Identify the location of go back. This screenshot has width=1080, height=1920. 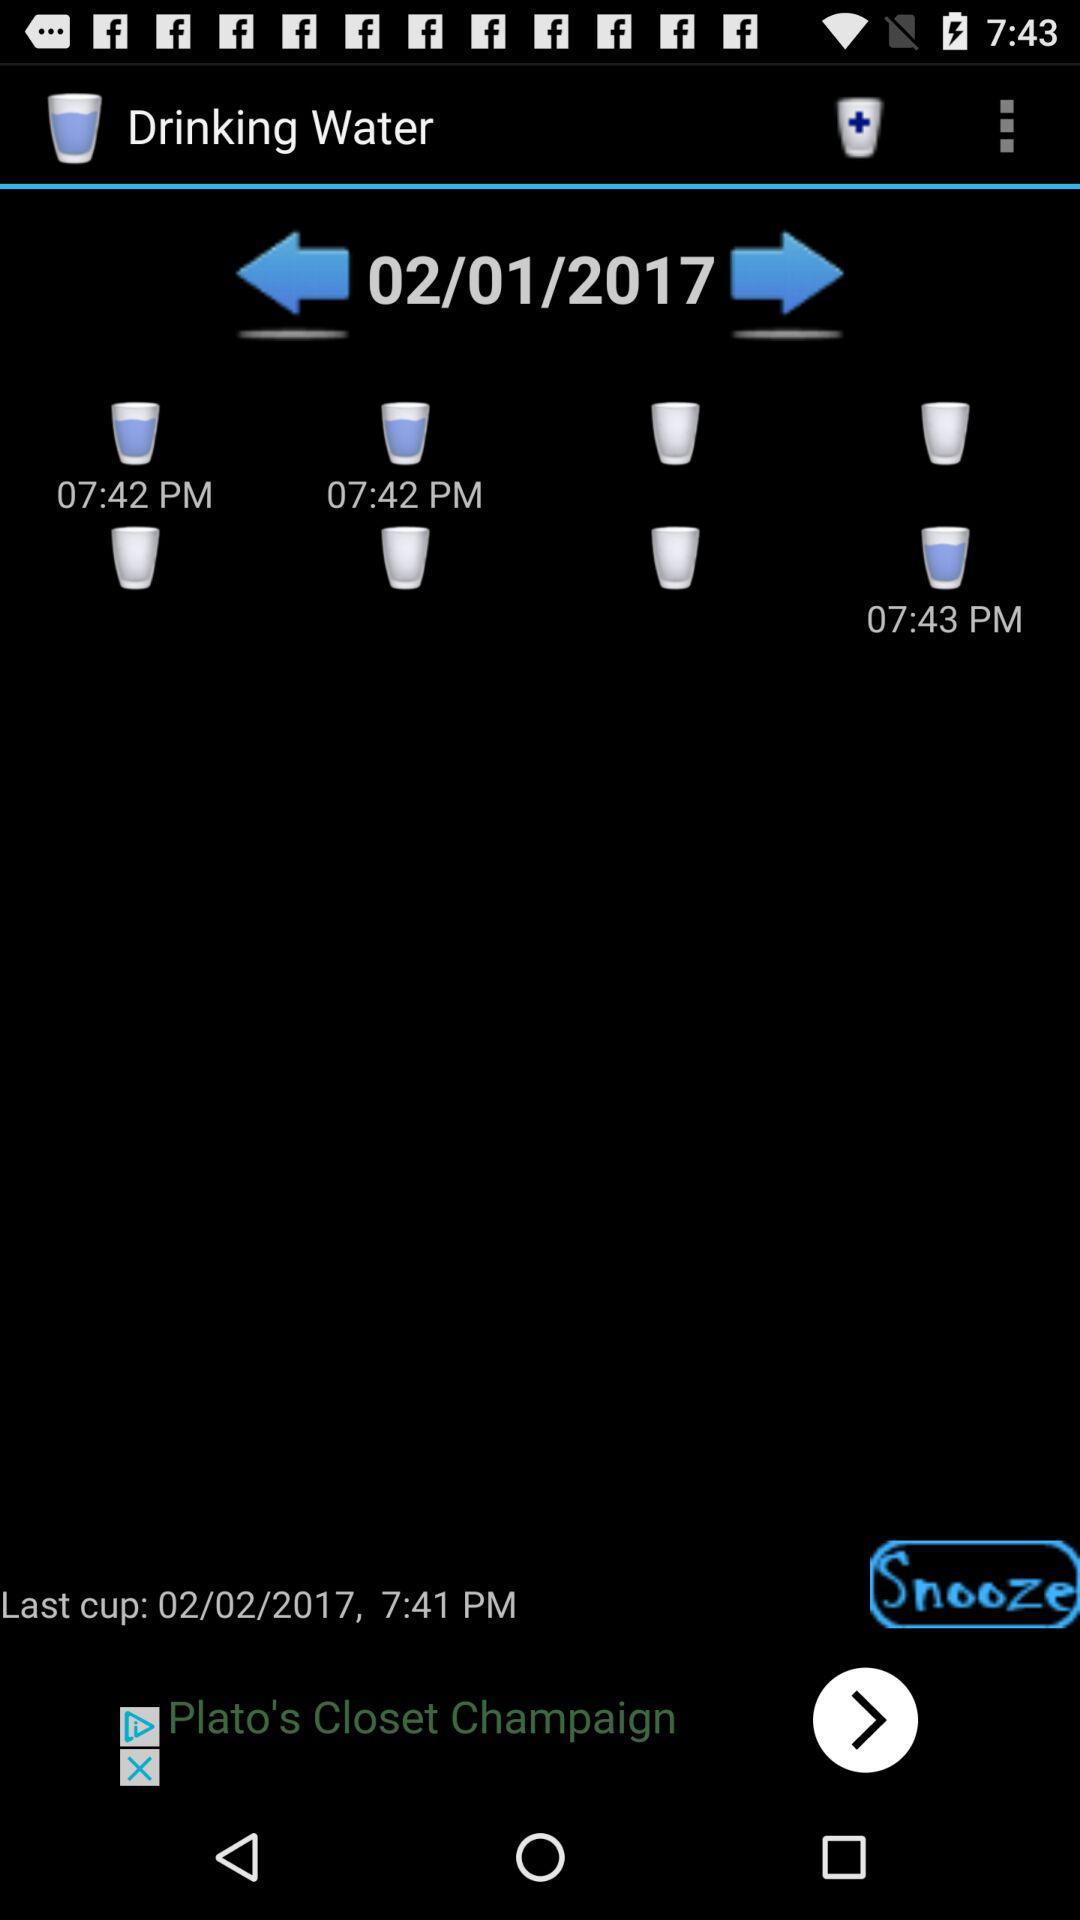
(292, 277).